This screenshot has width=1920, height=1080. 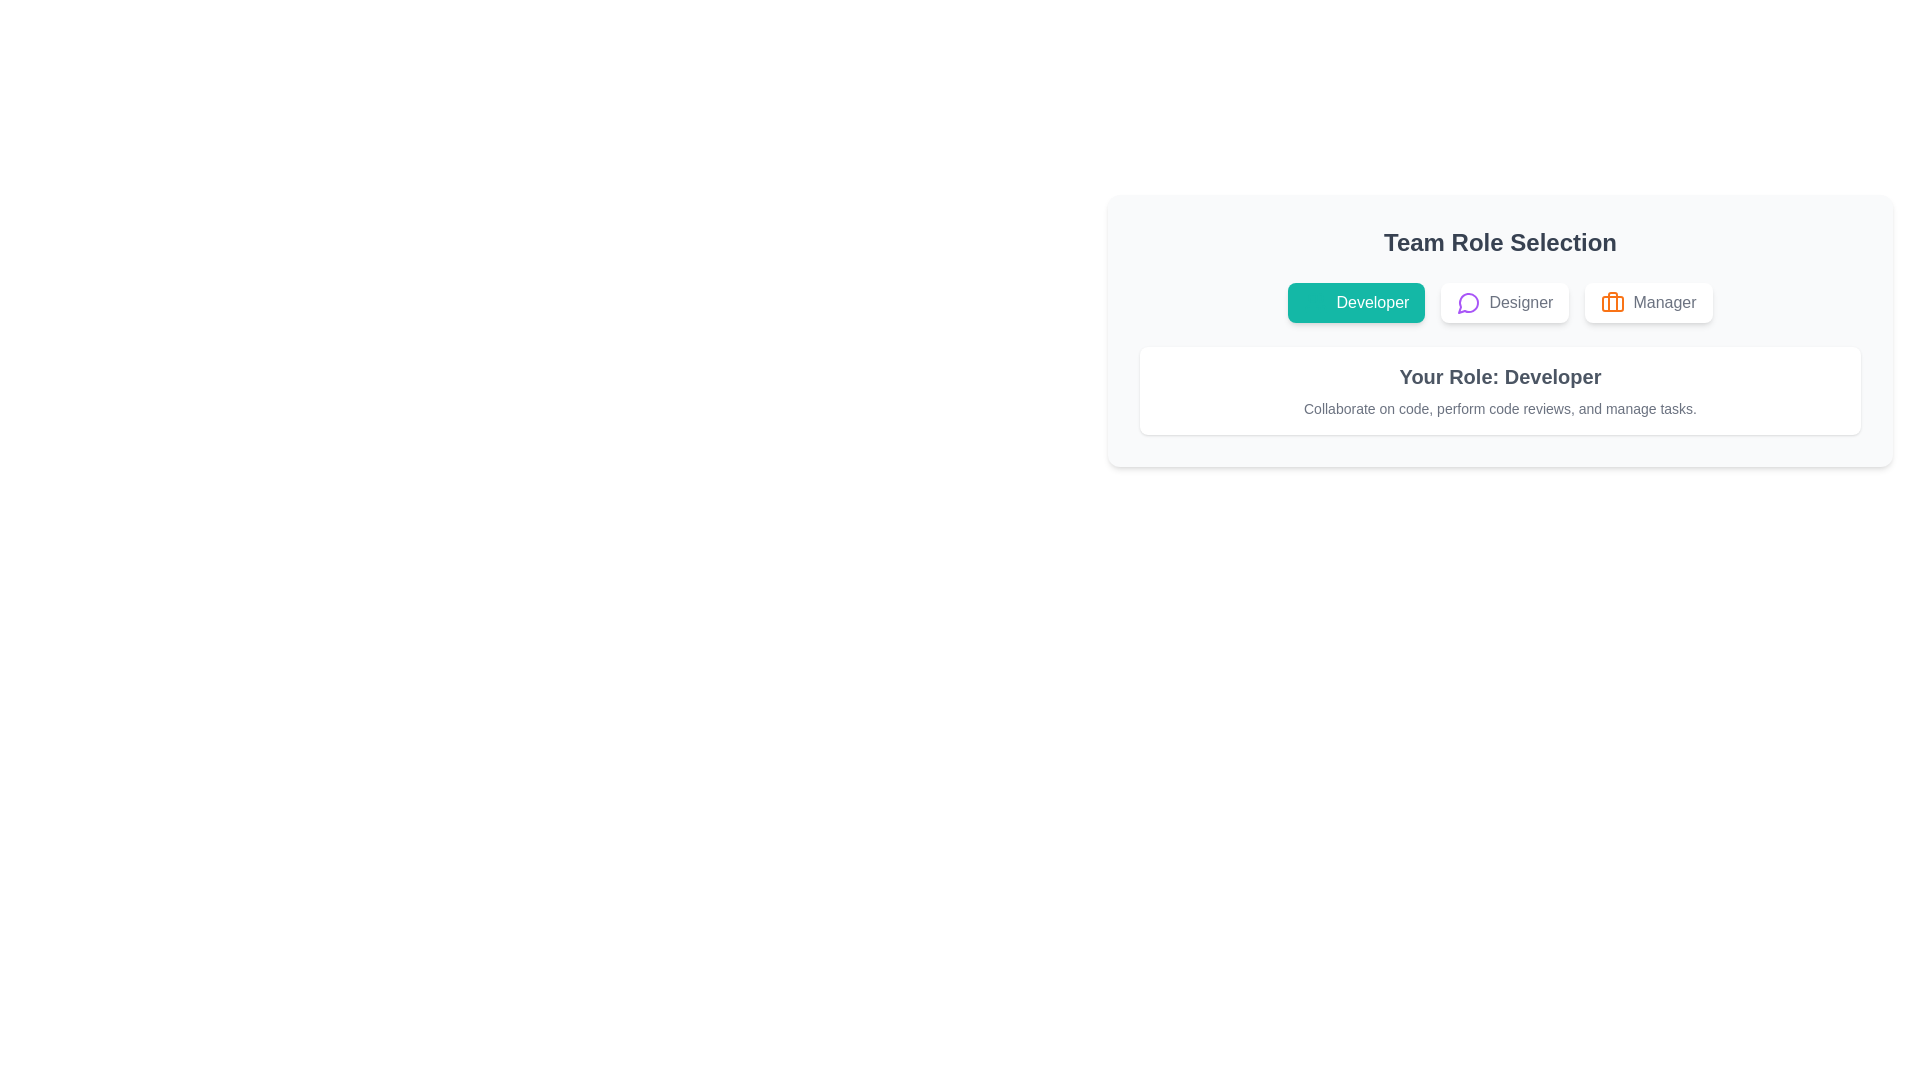 I want to click on the text label that reads 'Your Role: Developer.' which is styled in bold and gray, located within the white rounded panel below the 'Team Role Selection' heading, so click(x=1500, y=377).